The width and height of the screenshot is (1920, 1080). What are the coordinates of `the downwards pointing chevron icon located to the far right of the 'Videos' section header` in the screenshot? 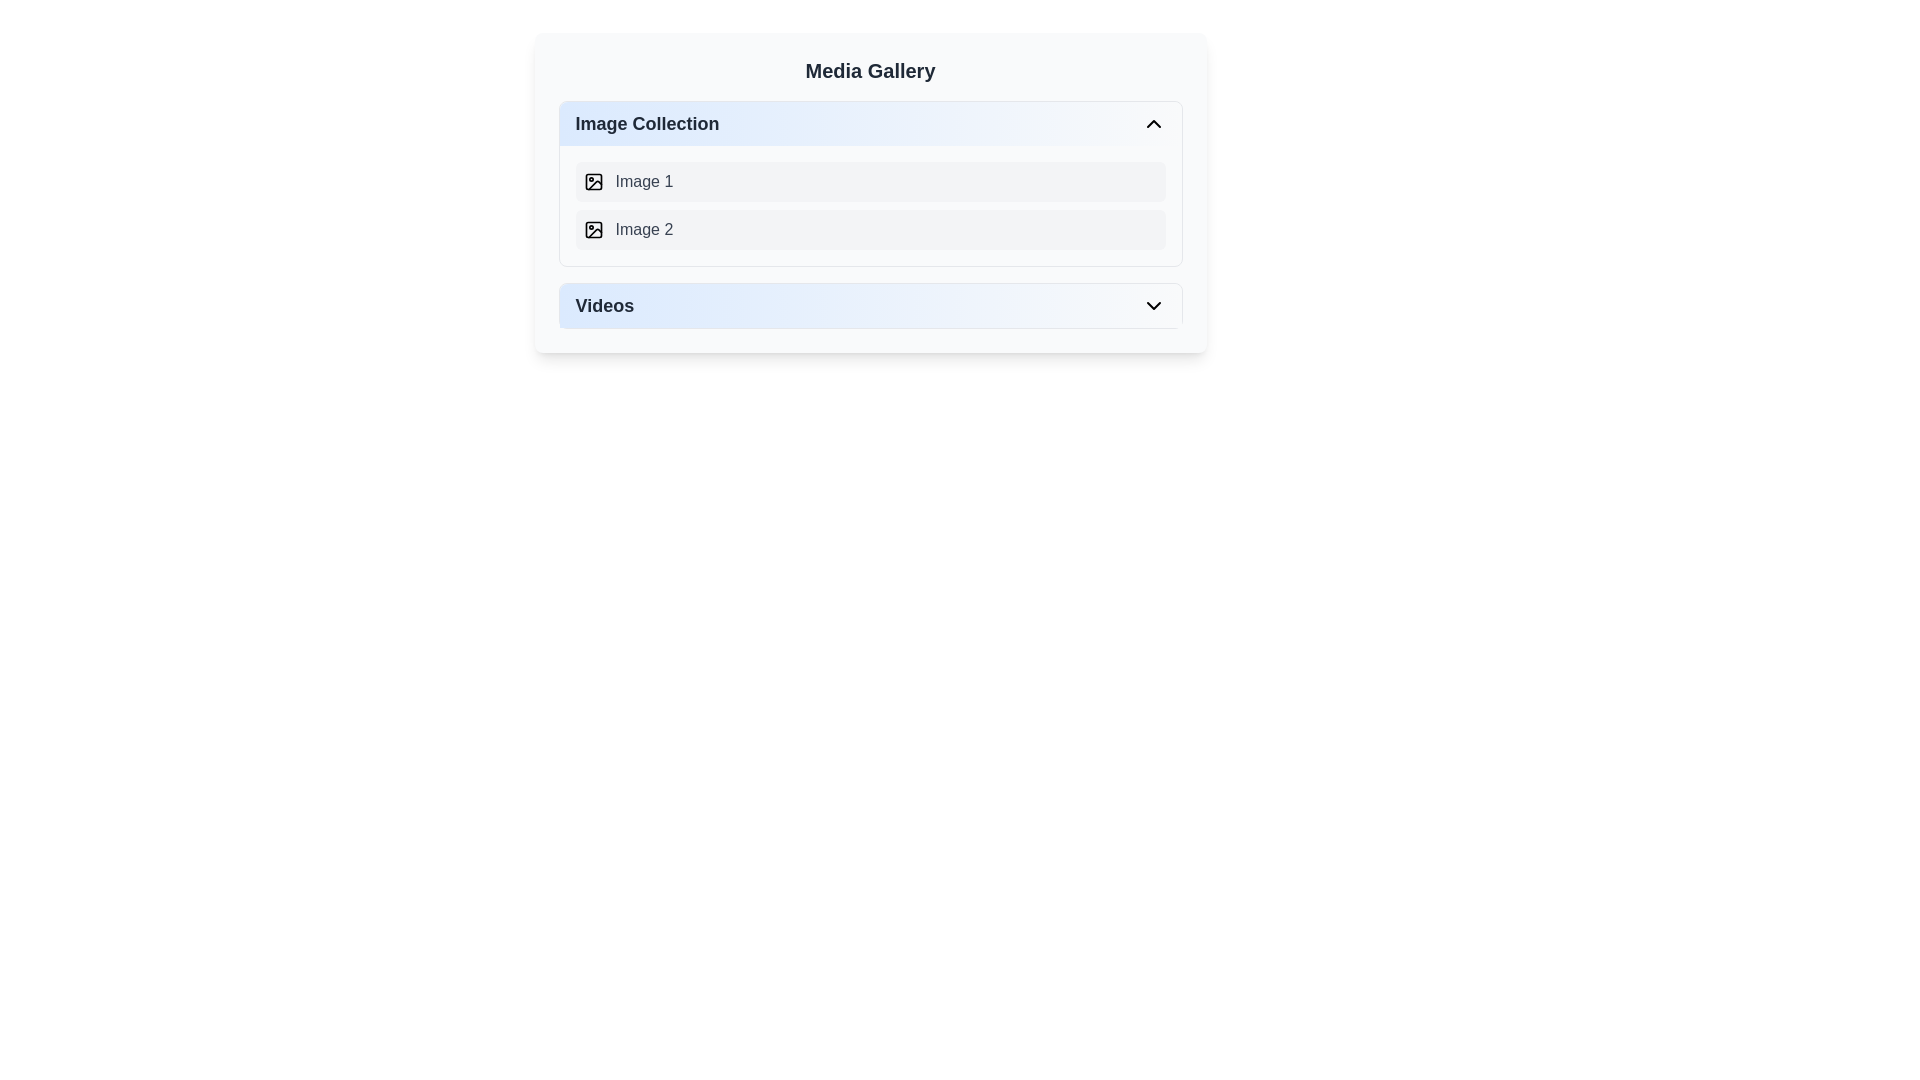 It's located at (1153, 305).